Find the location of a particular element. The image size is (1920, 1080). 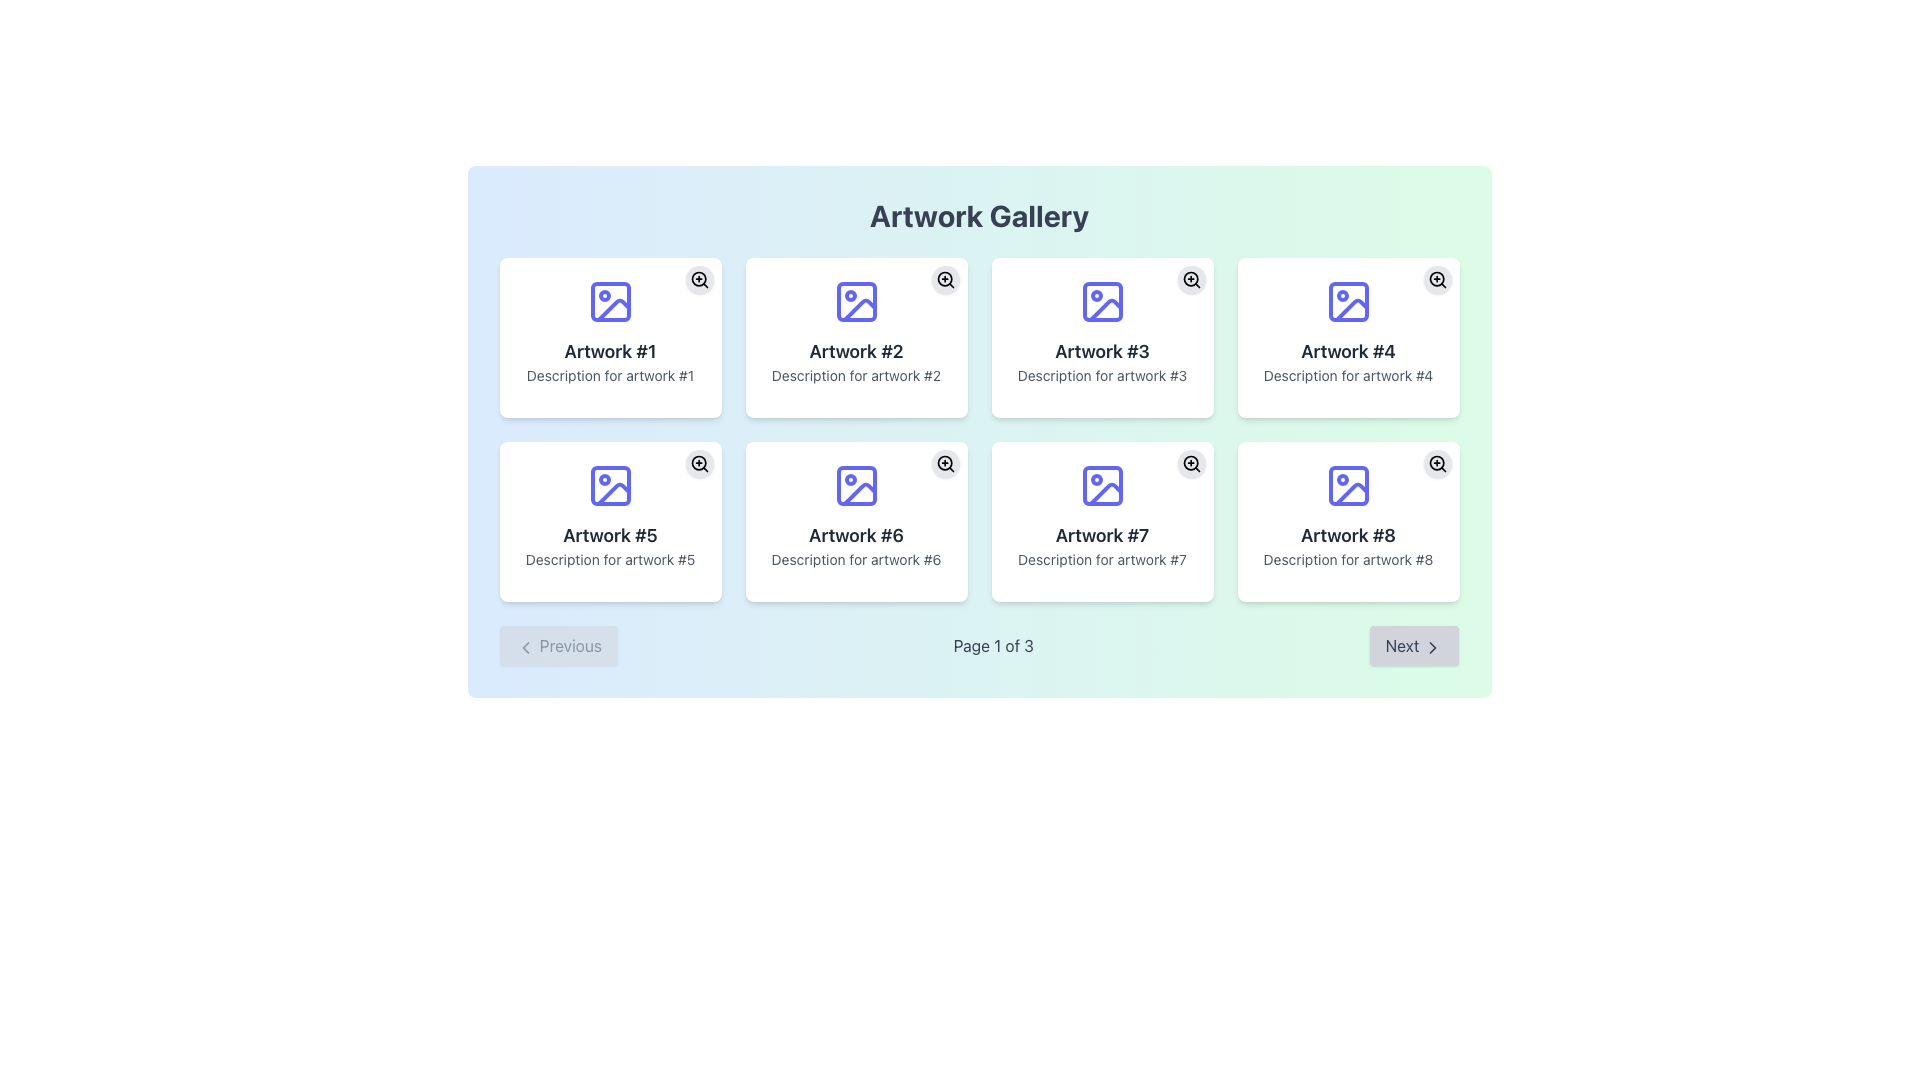

the icon component representing an image or picture located at the top of the 'Artwork #8' card in the bottom-right corner of the grid is located at coordinates (1348, 486).